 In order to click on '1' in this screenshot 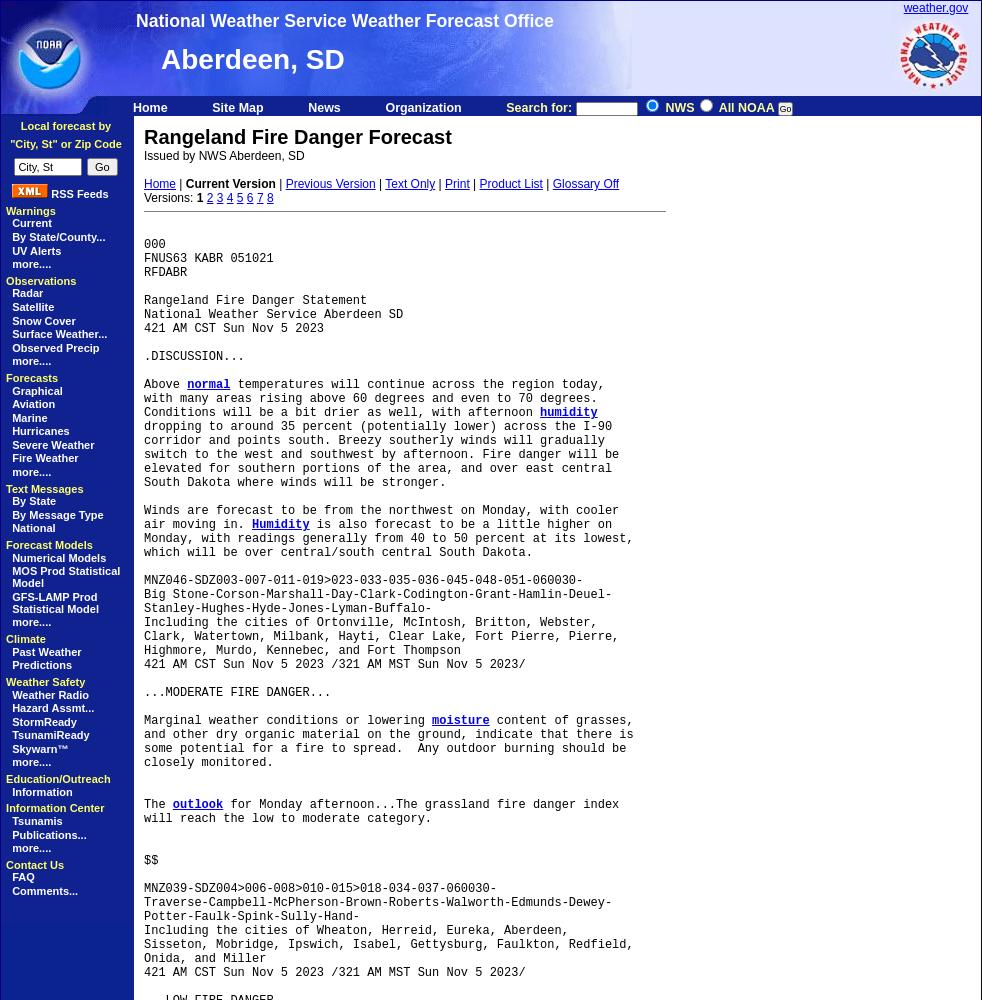, I will do `click(198, 197)`.